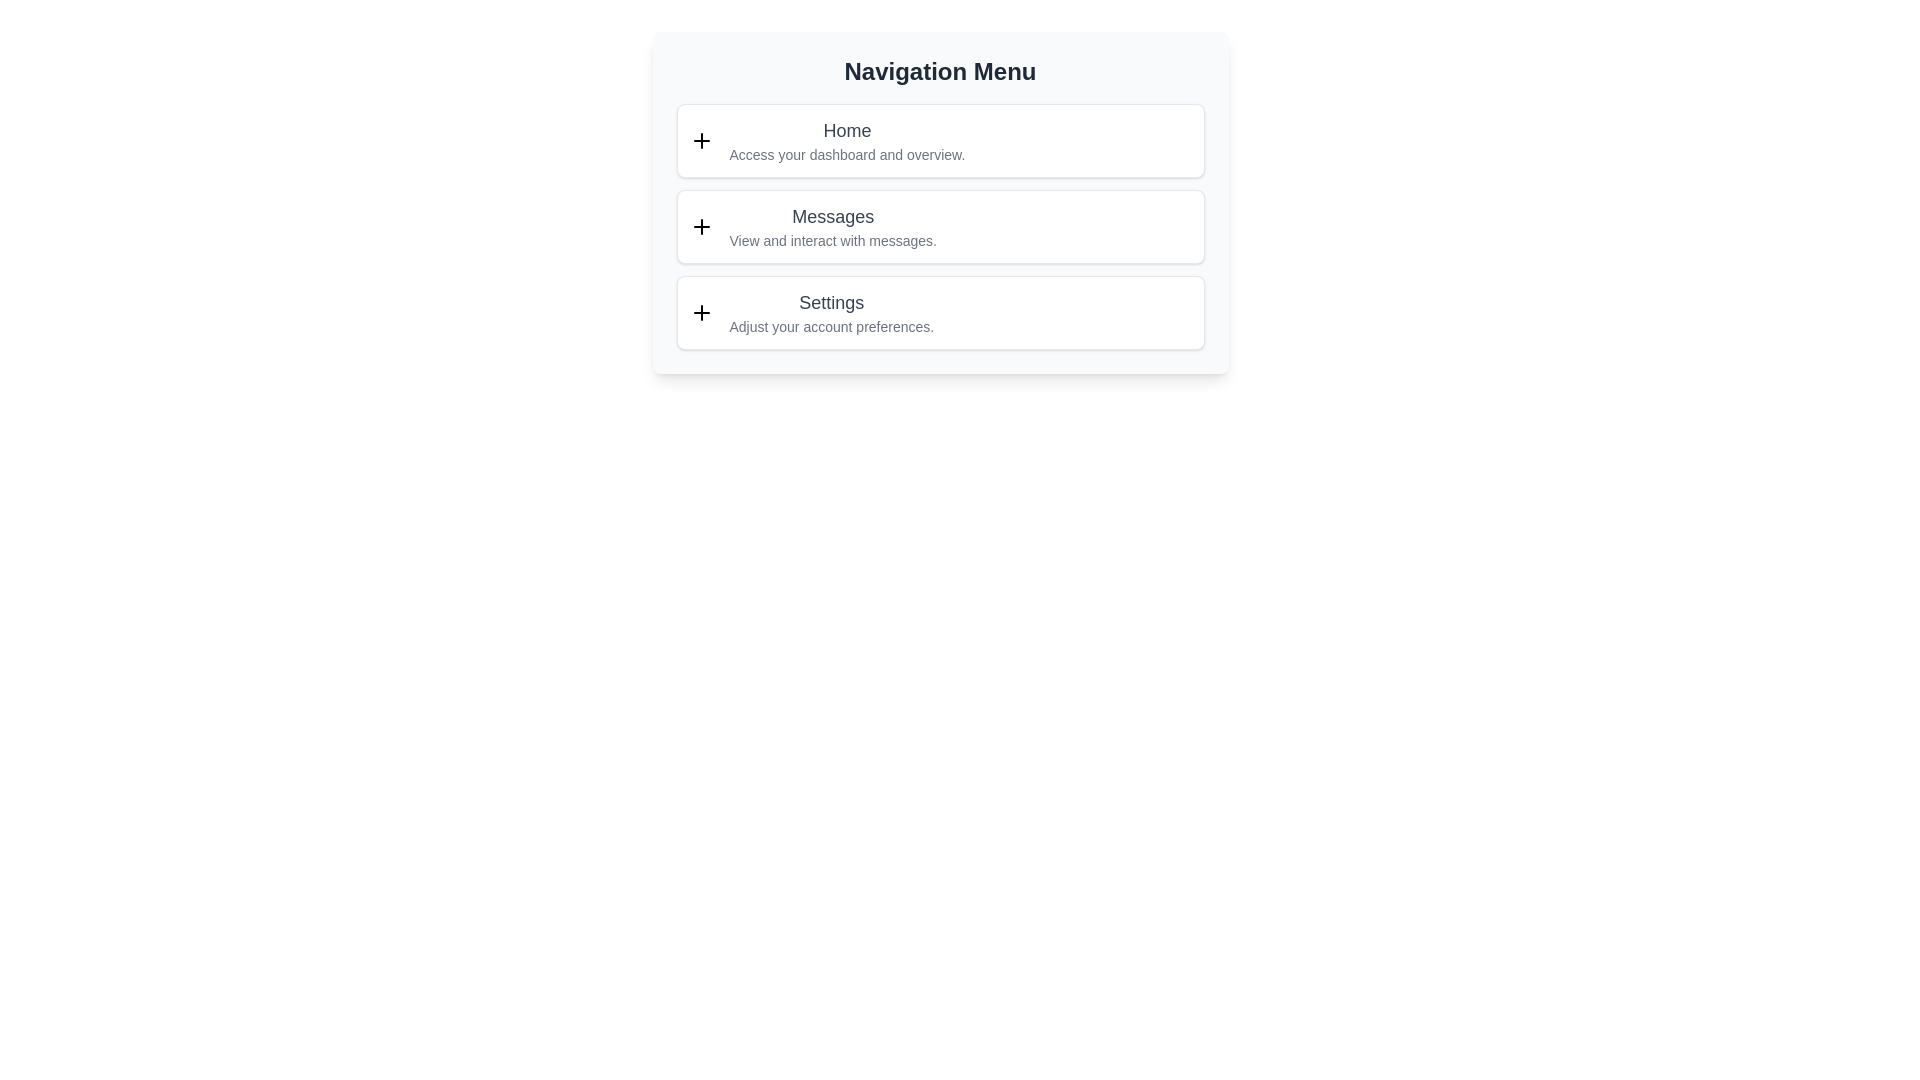 The image size is (1920, 1080). I want to click on the 'Messages' textual description in the vertical navigation menu, which is styled with a bold heading and smaller subtext, positioned between 'Home' and 'Settings', so click(833, 226).